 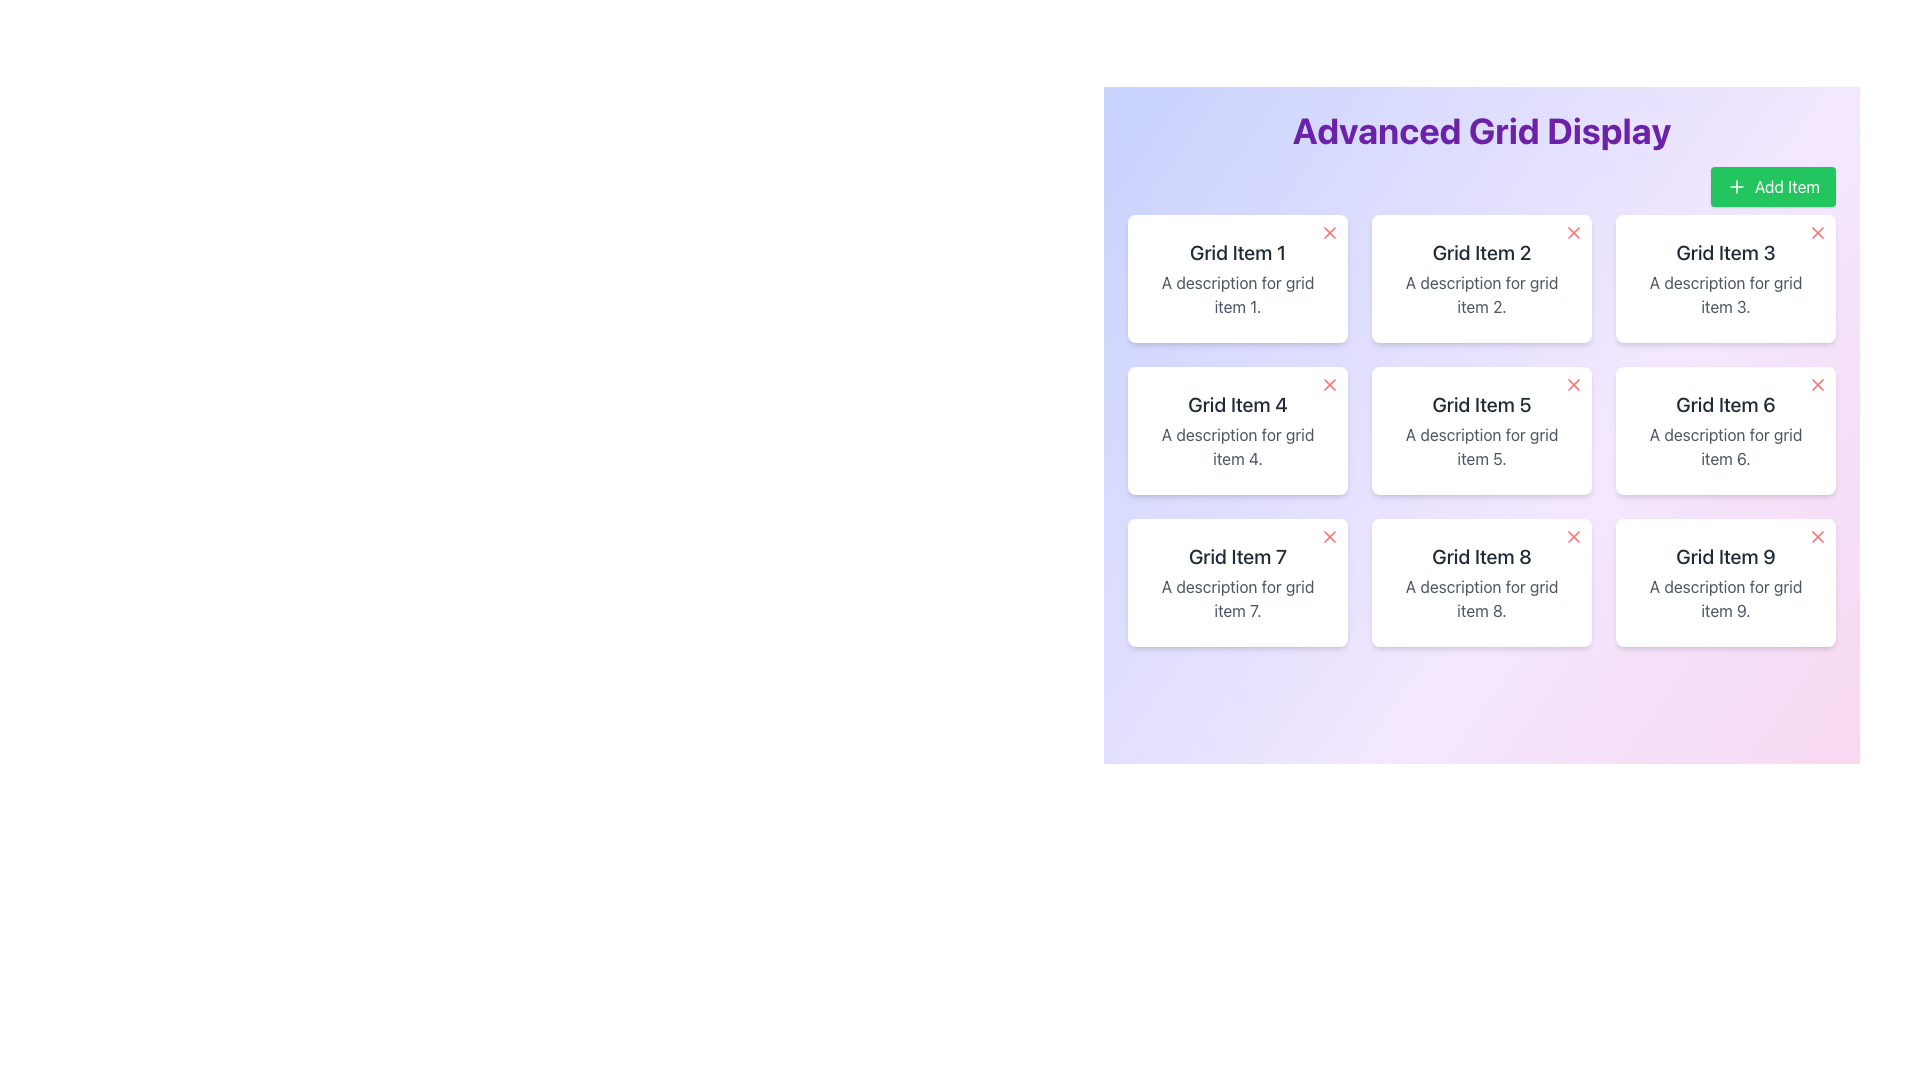 What do you see at coordinates (1482, 405) in the screenshot?
I see `the Text Label element located in the second row and second column of the 3x3 grid of cards under 'Advanced Grid Display'` at bounding box center [1482, 405].